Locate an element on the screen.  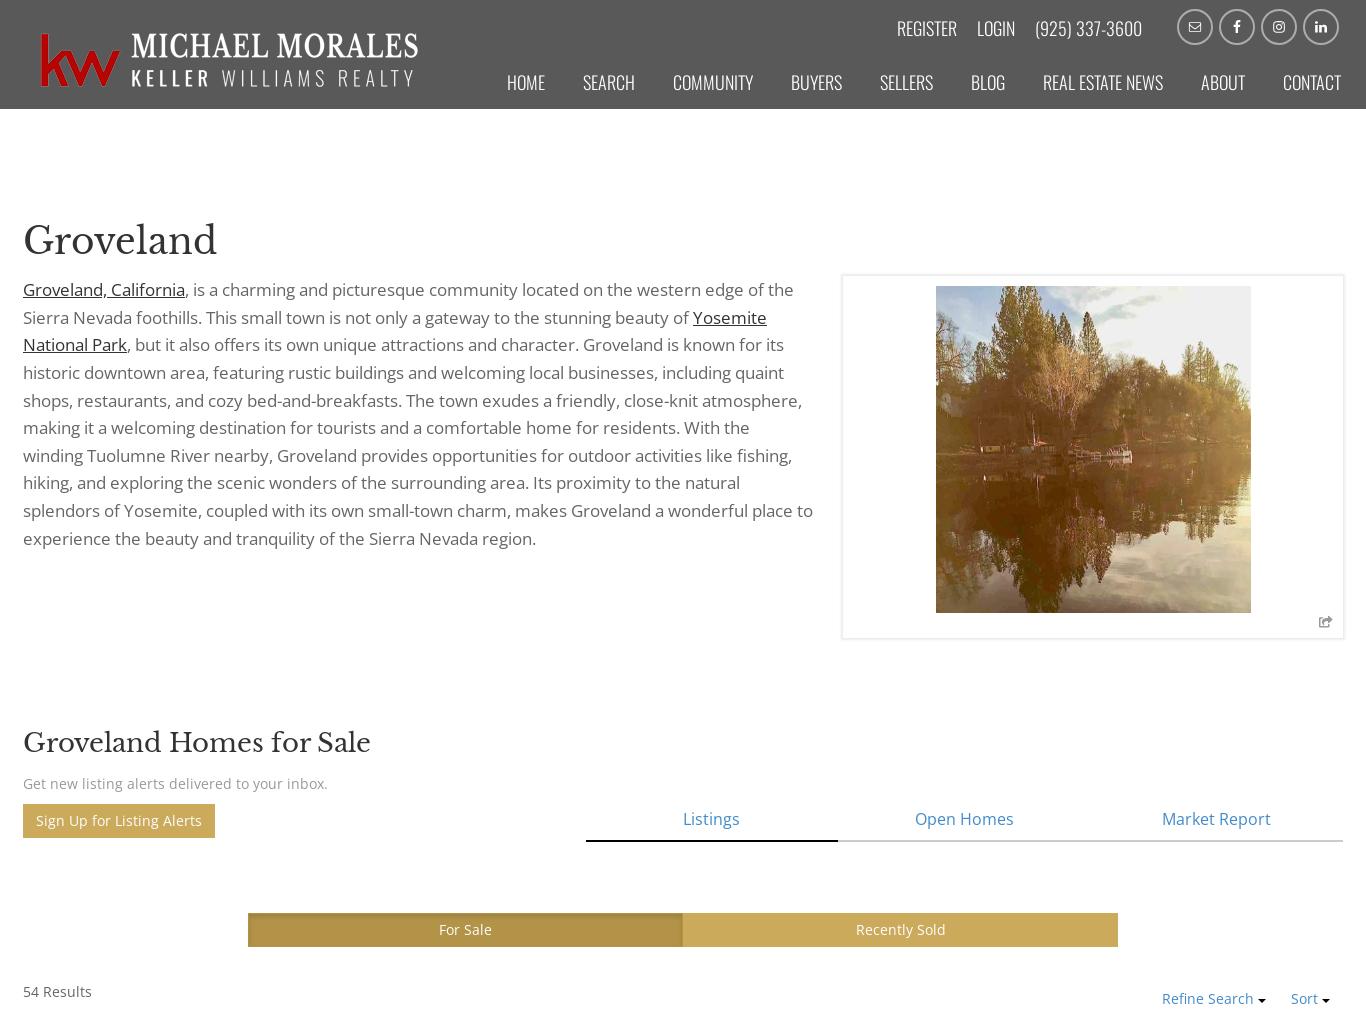
'Listings' is located at coordinates (711, 819).